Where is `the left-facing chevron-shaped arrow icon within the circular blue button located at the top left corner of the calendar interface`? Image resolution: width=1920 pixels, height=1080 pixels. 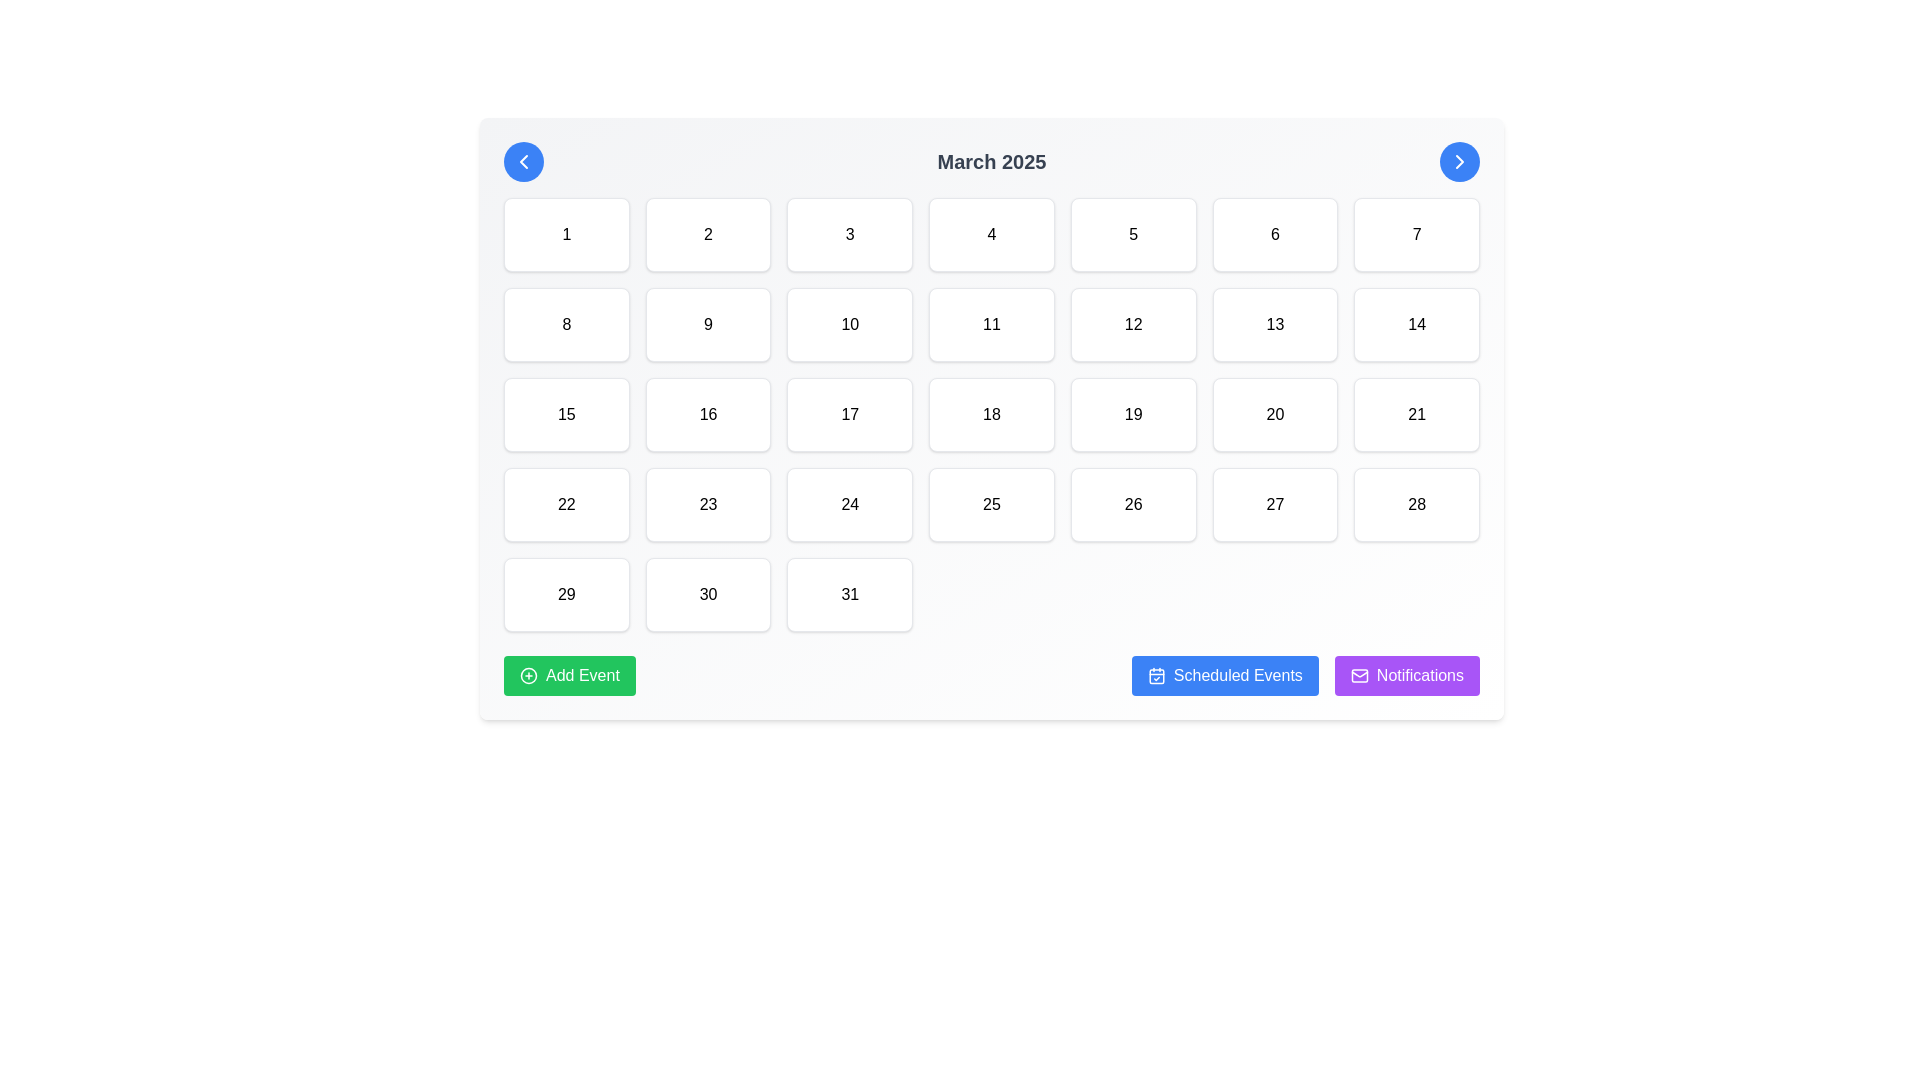 the left-facing chevron-shaped arrow icon within the circular blue button located at the top left corner of the calendar interface is located at coordinates (523, 161).